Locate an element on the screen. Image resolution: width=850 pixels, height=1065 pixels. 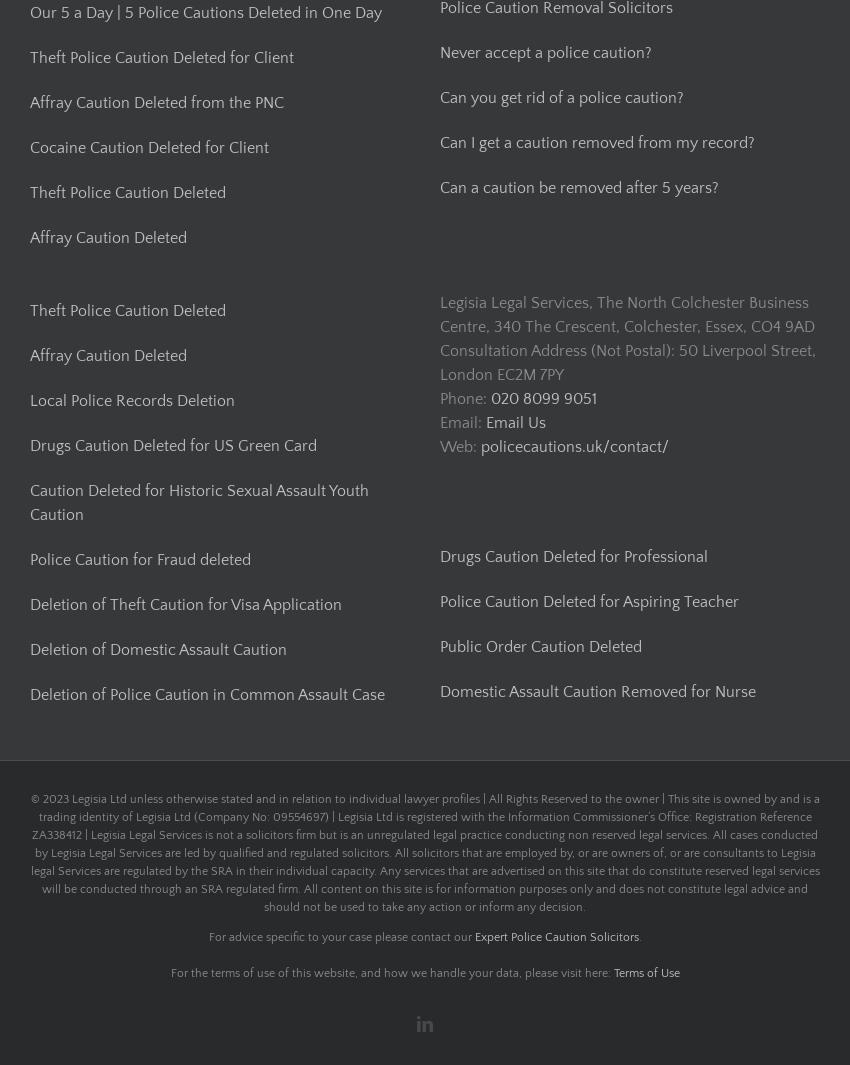
'Drugs Caution Deleted for Professional' is located at coordinates (574, 556).